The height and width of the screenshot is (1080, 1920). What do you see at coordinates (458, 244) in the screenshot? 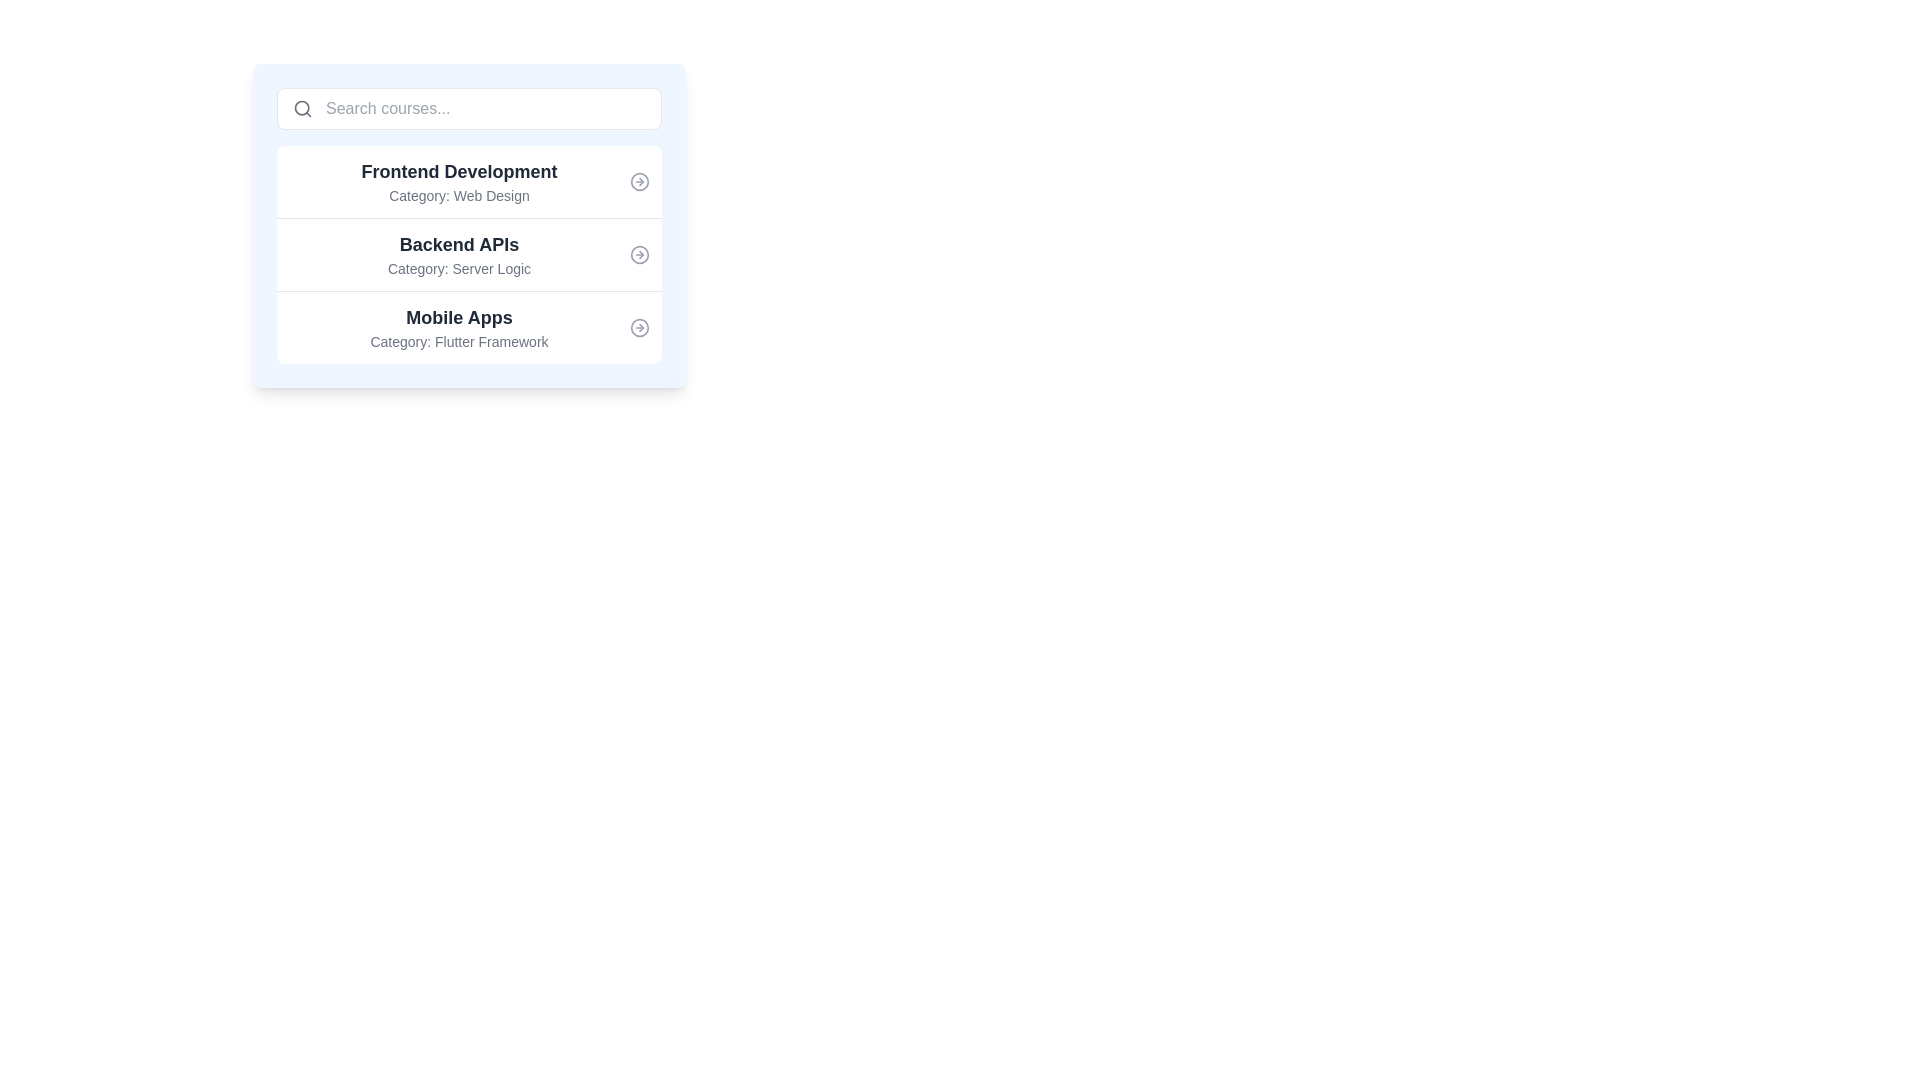
I see `text content of the bold 'Backend APIs' label, which is the second item in the list above 'Category: Server Logic'` at bounding box center [458, 244].